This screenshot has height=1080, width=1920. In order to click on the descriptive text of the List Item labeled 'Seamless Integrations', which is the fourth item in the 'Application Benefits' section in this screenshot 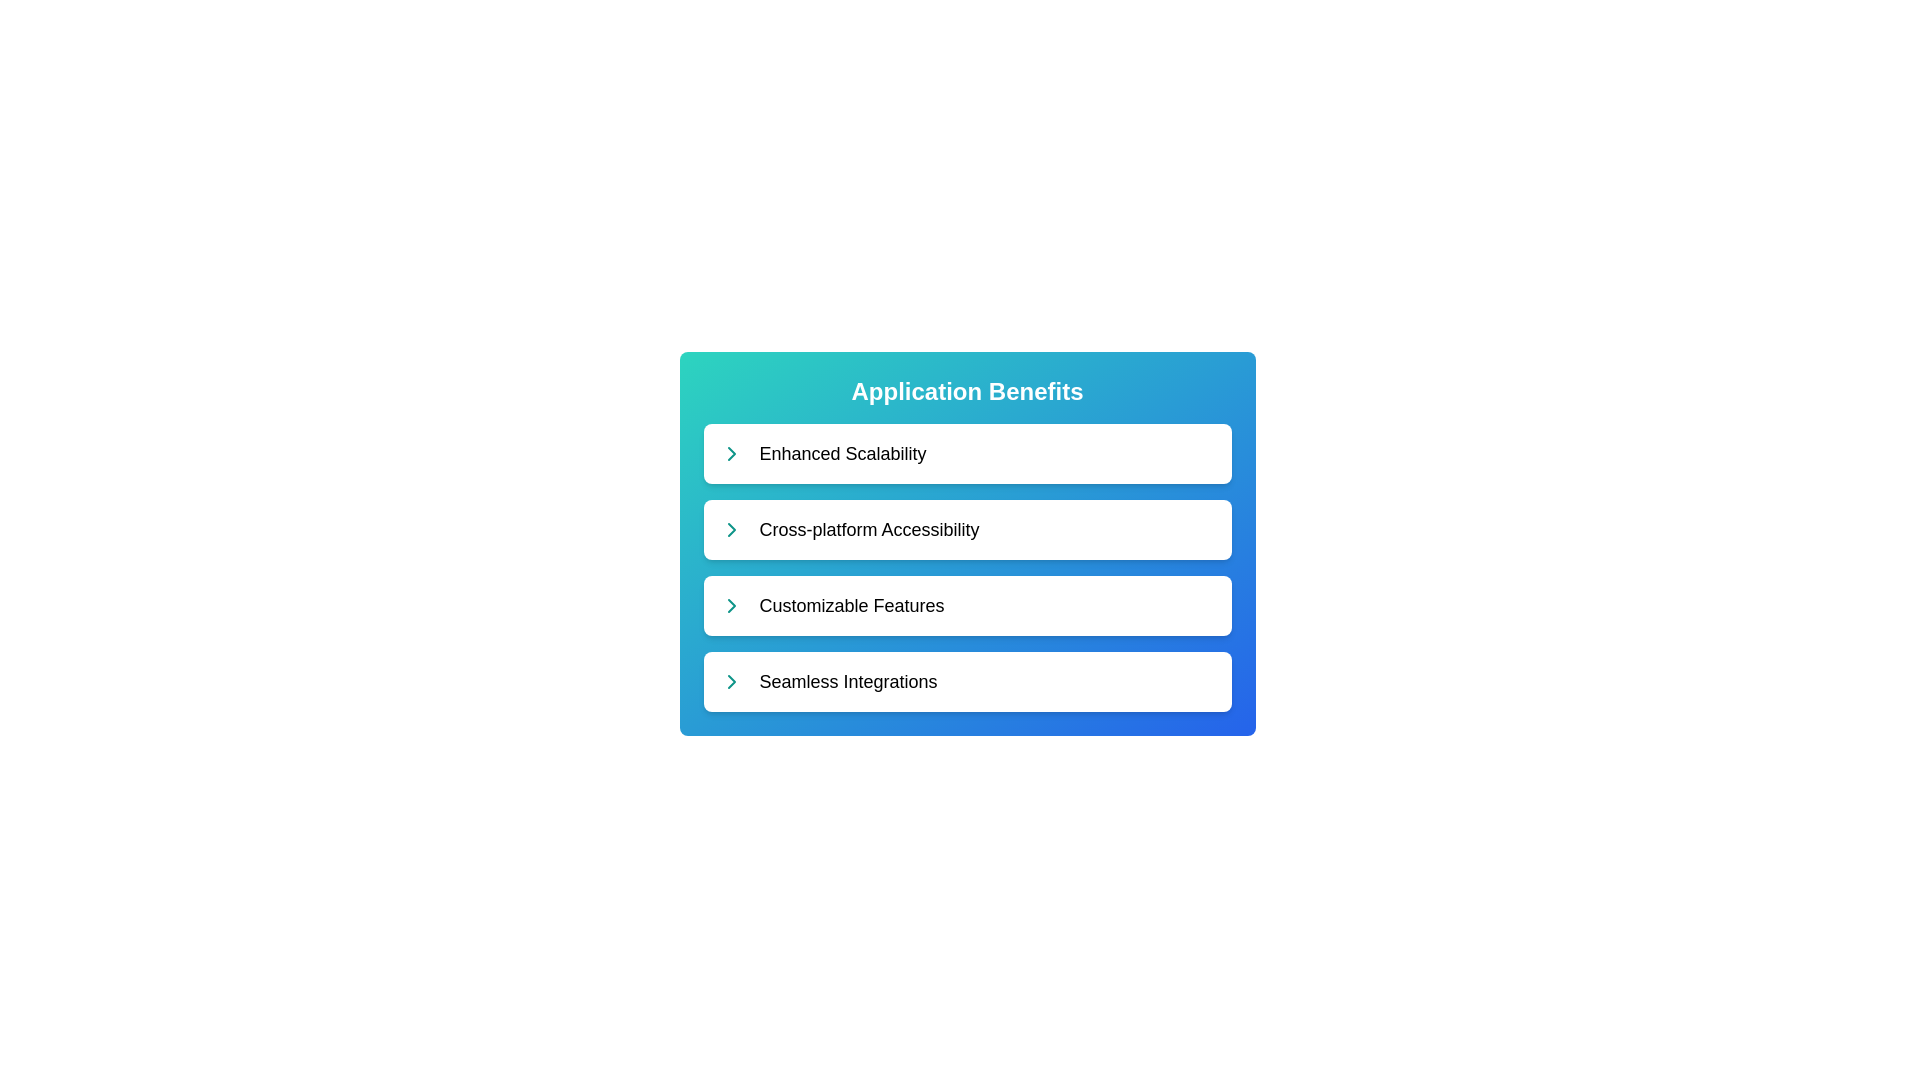, I will do `click(967, 681)`.